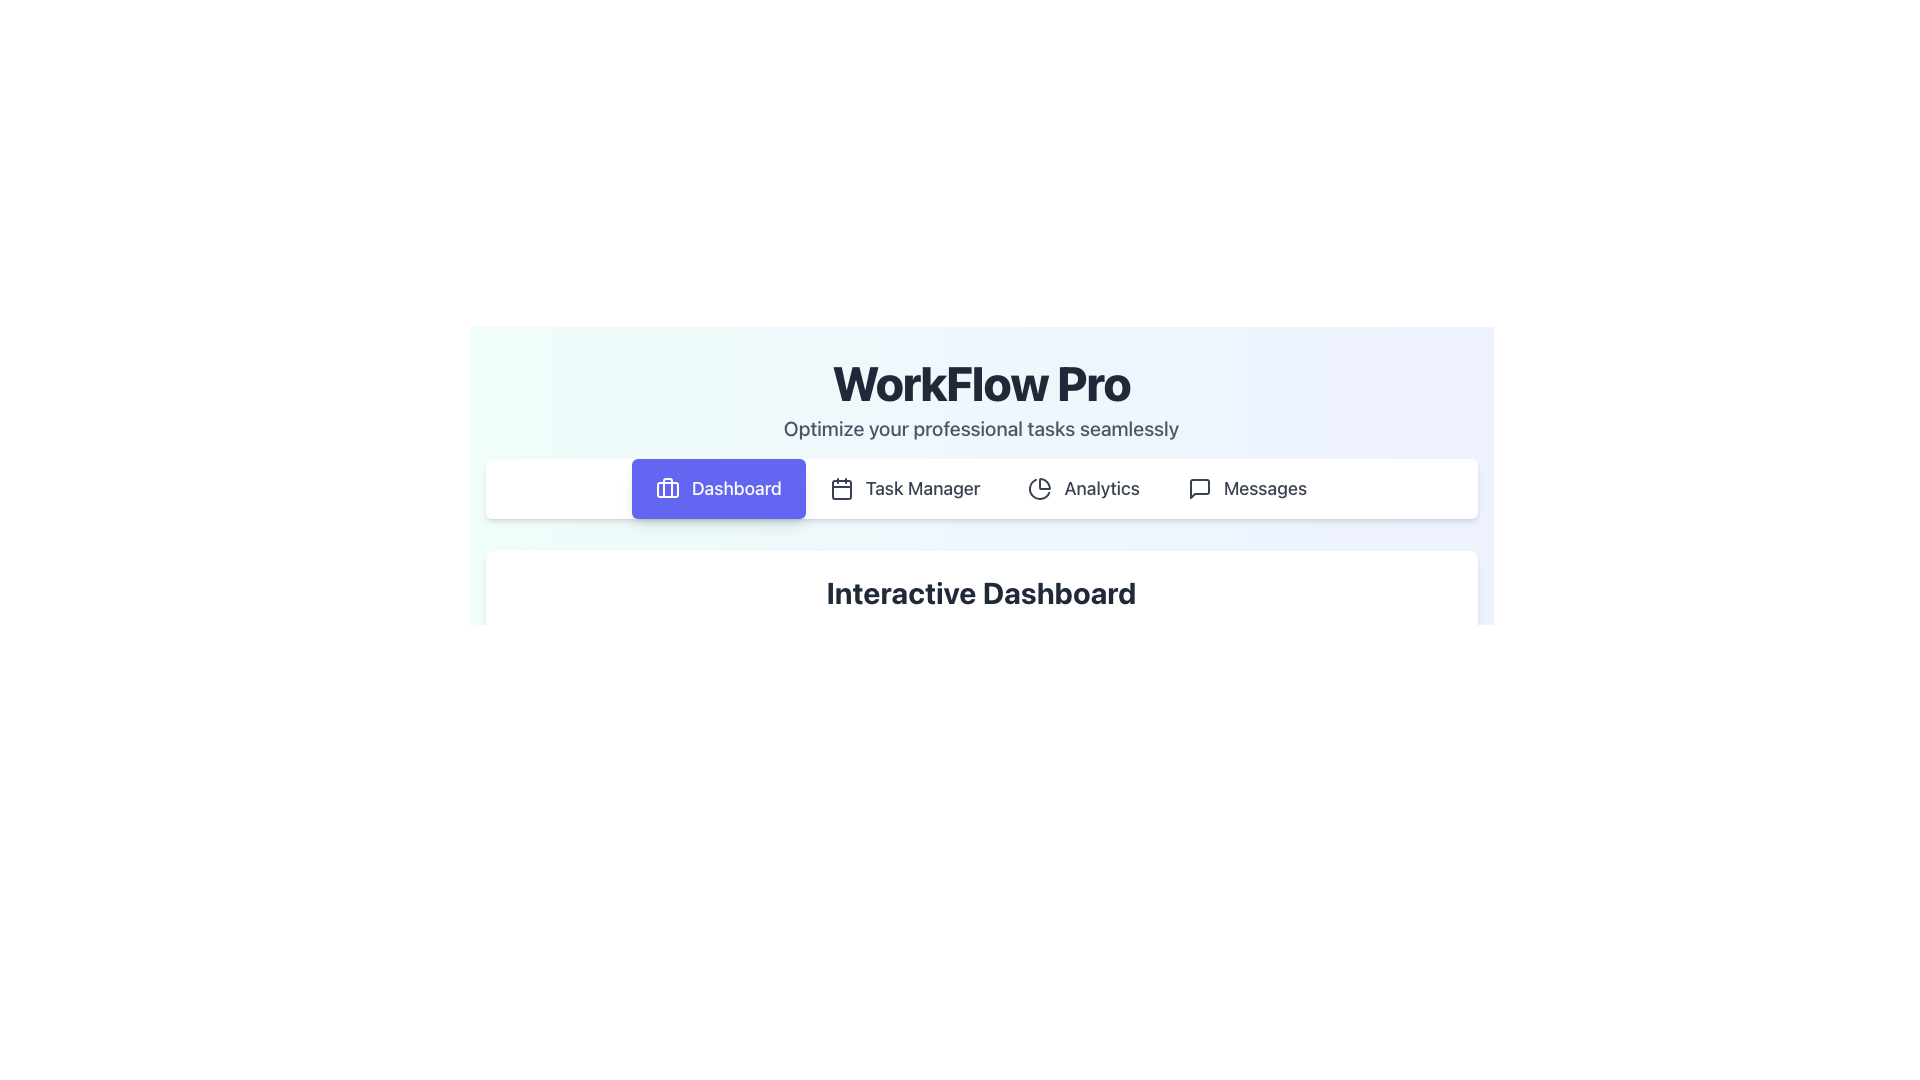 The image size is (1920, 1080). Describe the element at coordinates (981, 489) in the screenshot. I see `the Navigation bar located below the 'WorkFlow Pro' title and above the 'Interactive Dashboard' section to trigger the hover state effect on the buttons` at that location.